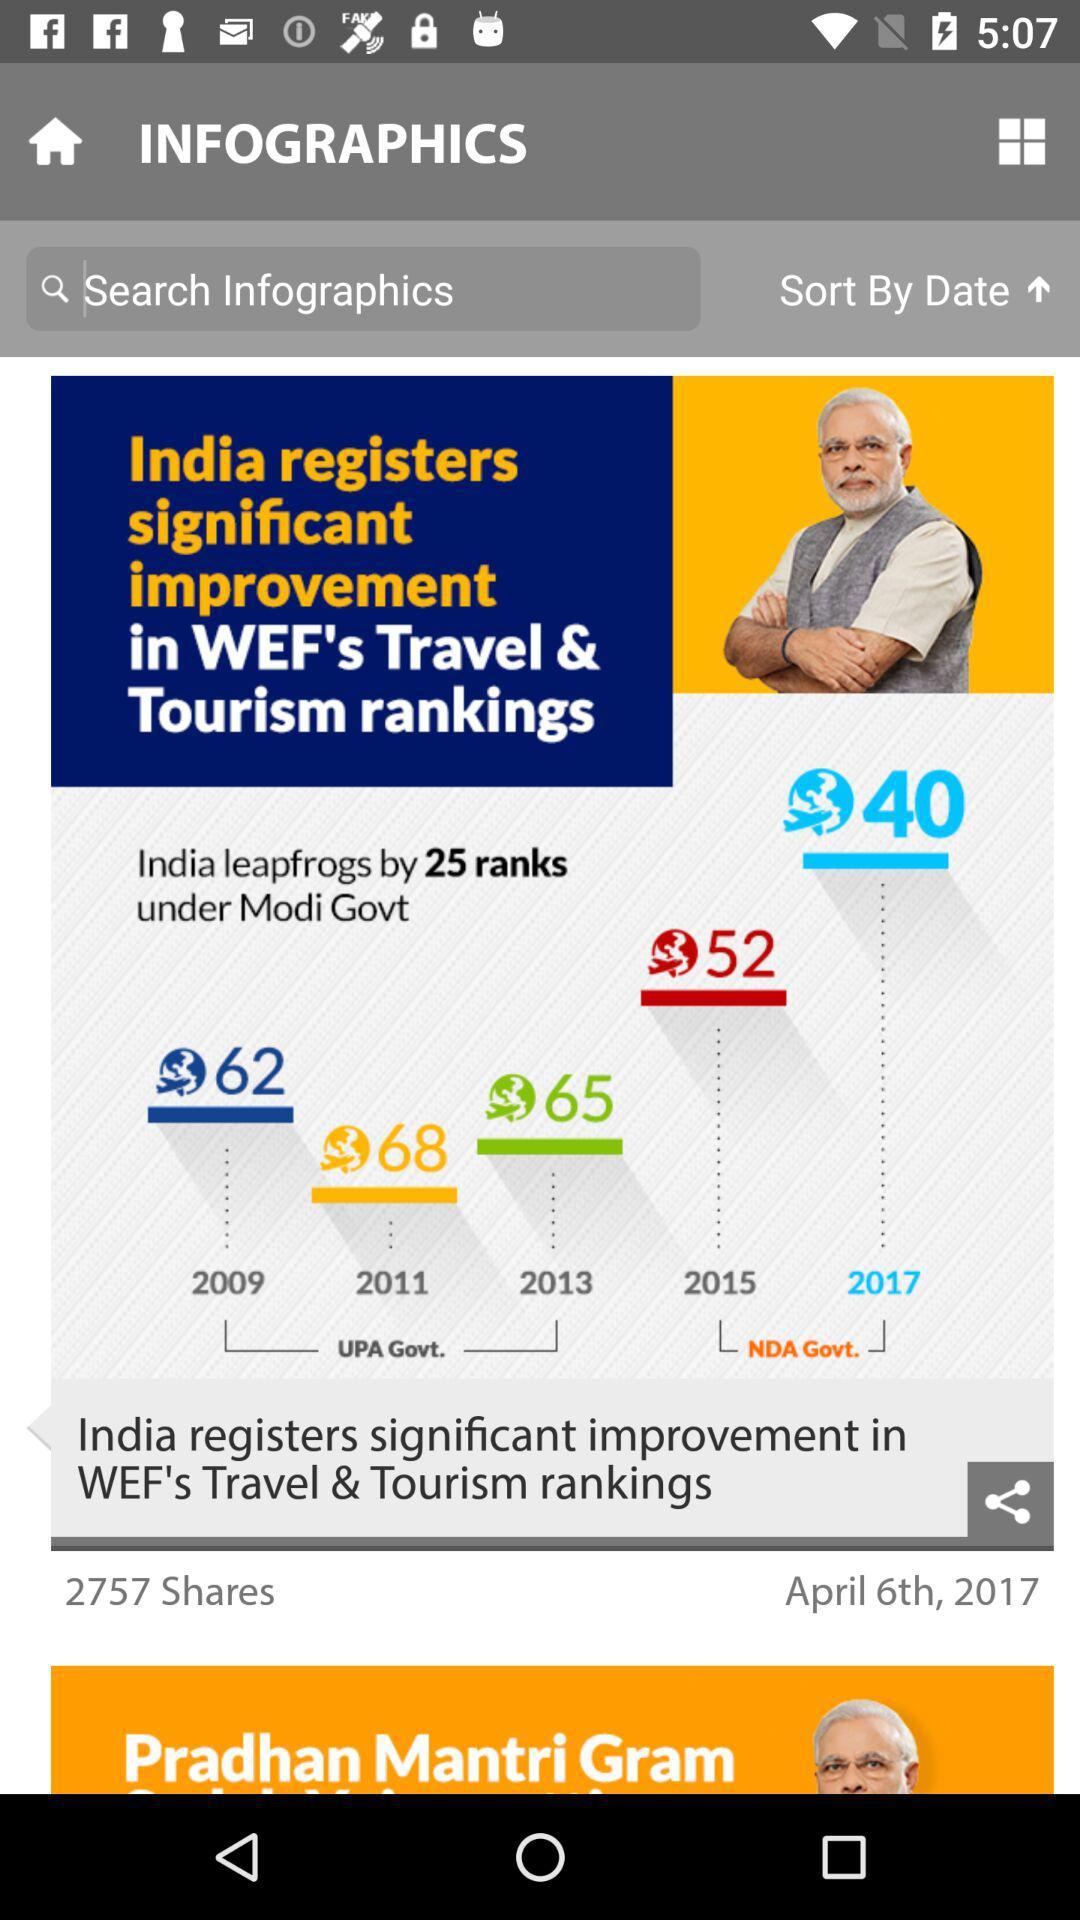 The width and height of the screenshot is (1080, 1920). Describe the element at coordinates (168, 1588) in the screenshot. I see `the item next to the april 6th, 2017 item` at that location.